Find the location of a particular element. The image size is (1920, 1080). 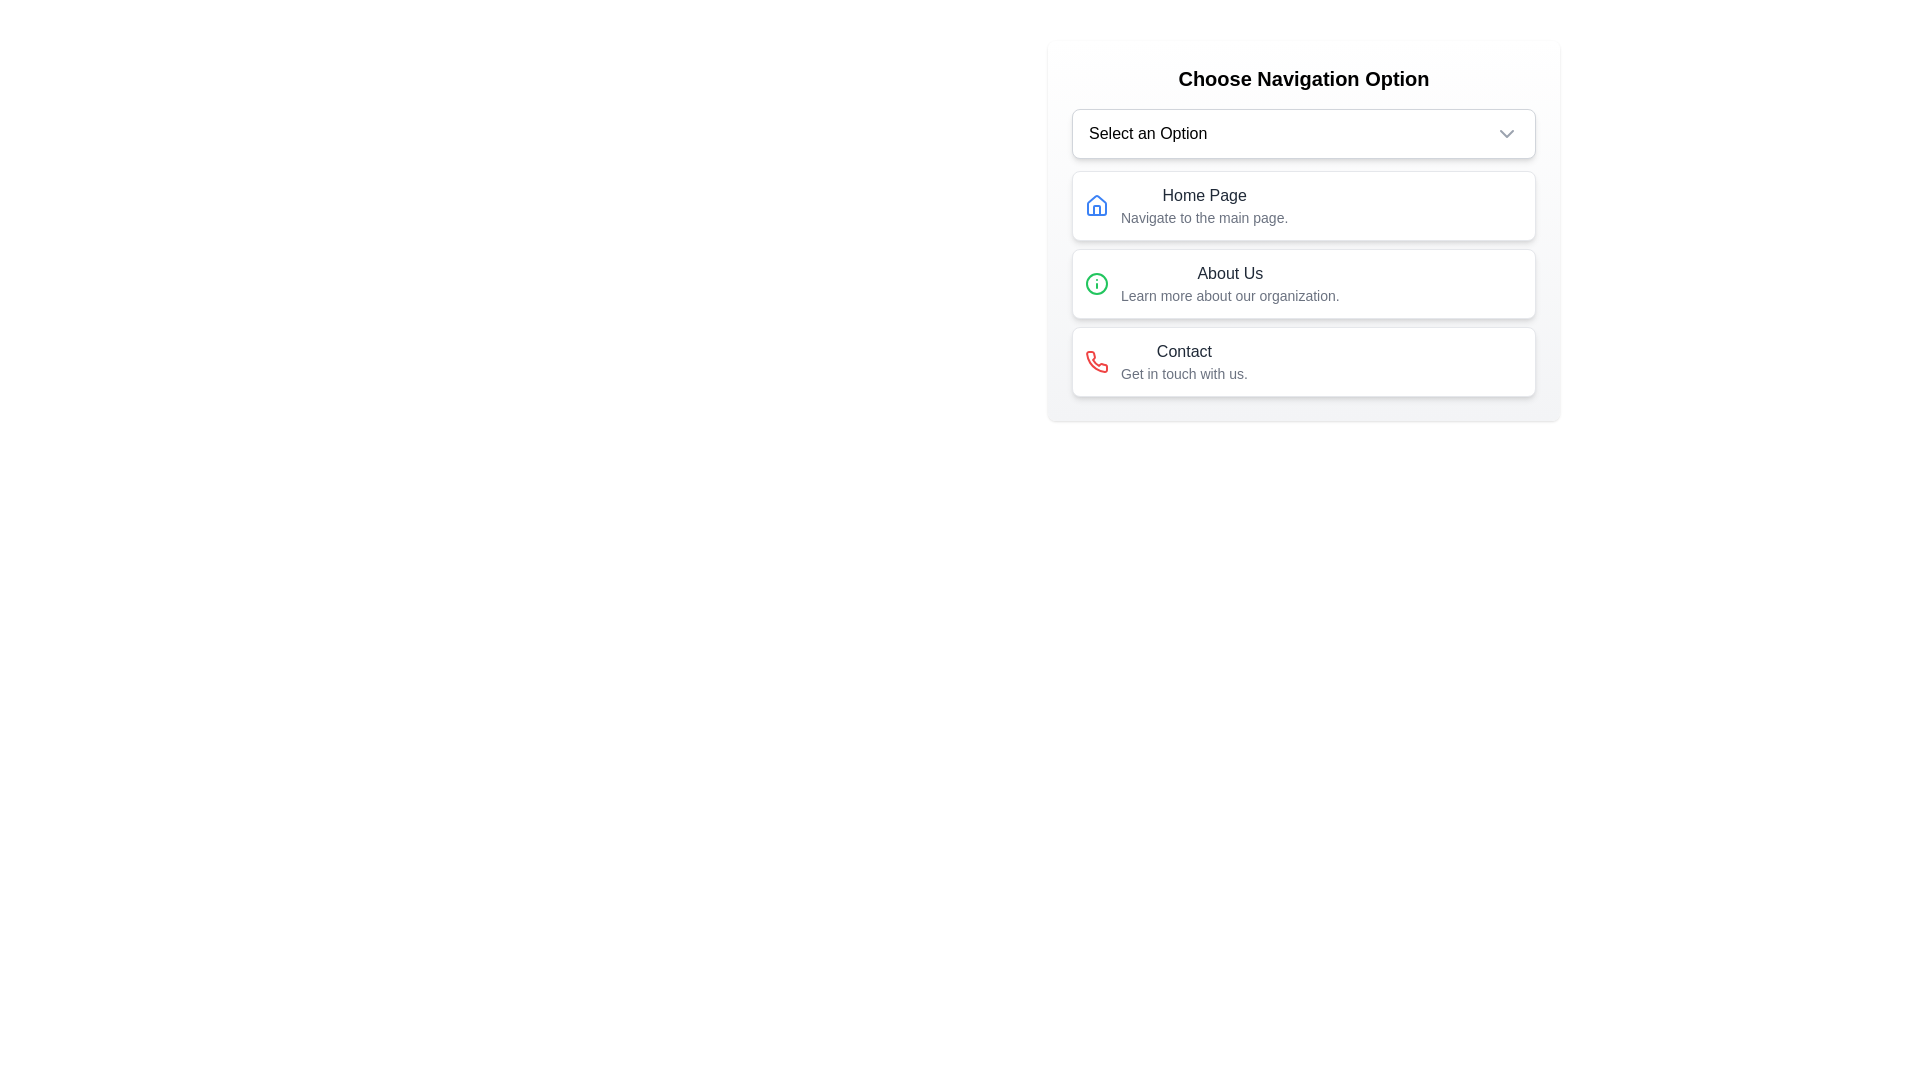

the compact green circular information icon located to the left of the 'About Us' label in the navigation menu is located at coordinates (1096, 284).